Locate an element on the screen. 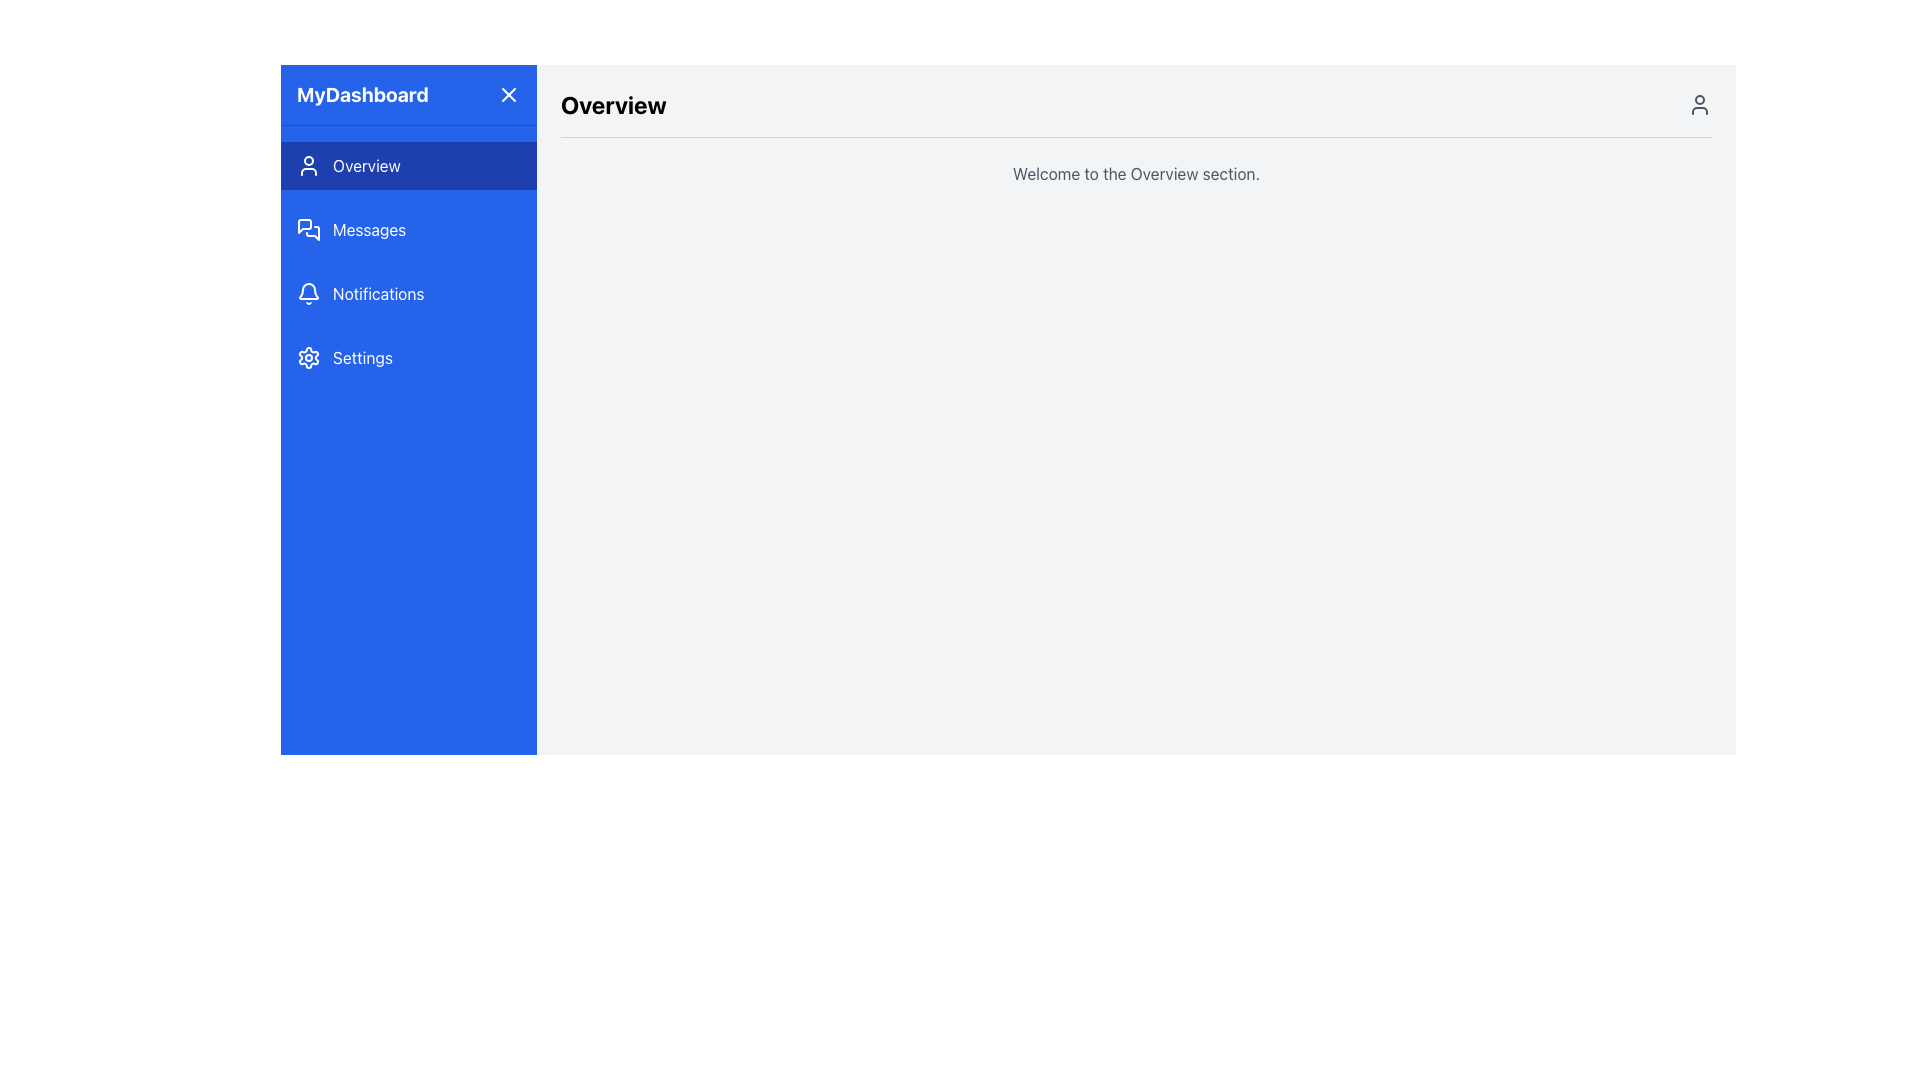 The width and height of the screenshot is (1920, 1080). the 'Notifications' button, which is the third item in the vertical navigation menu on the left sidebar is located at coordinates (407, 293).